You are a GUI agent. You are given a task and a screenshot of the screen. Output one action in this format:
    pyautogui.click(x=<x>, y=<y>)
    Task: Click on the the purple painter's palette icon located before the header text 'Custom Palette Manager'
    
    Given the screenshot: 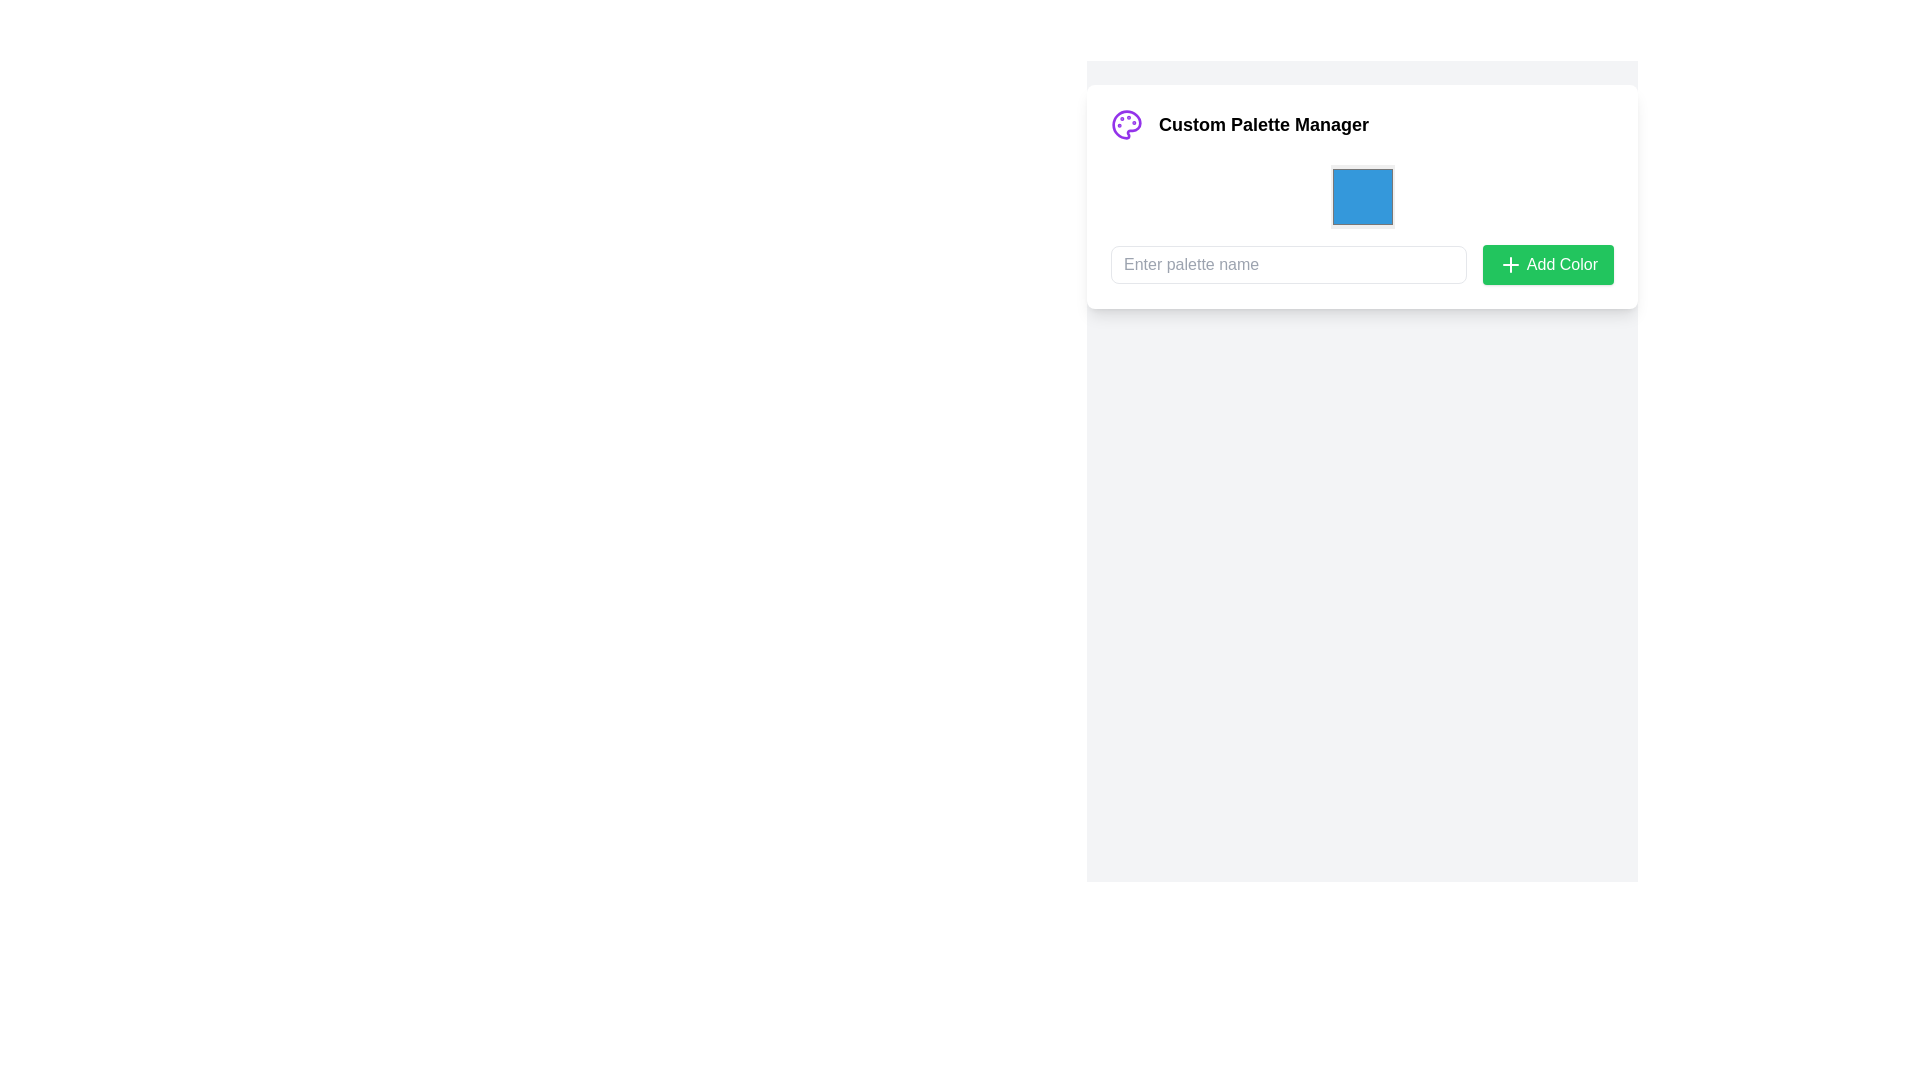 What is the action you would take?
    pyautogui.click(x=1127, y=124)
    